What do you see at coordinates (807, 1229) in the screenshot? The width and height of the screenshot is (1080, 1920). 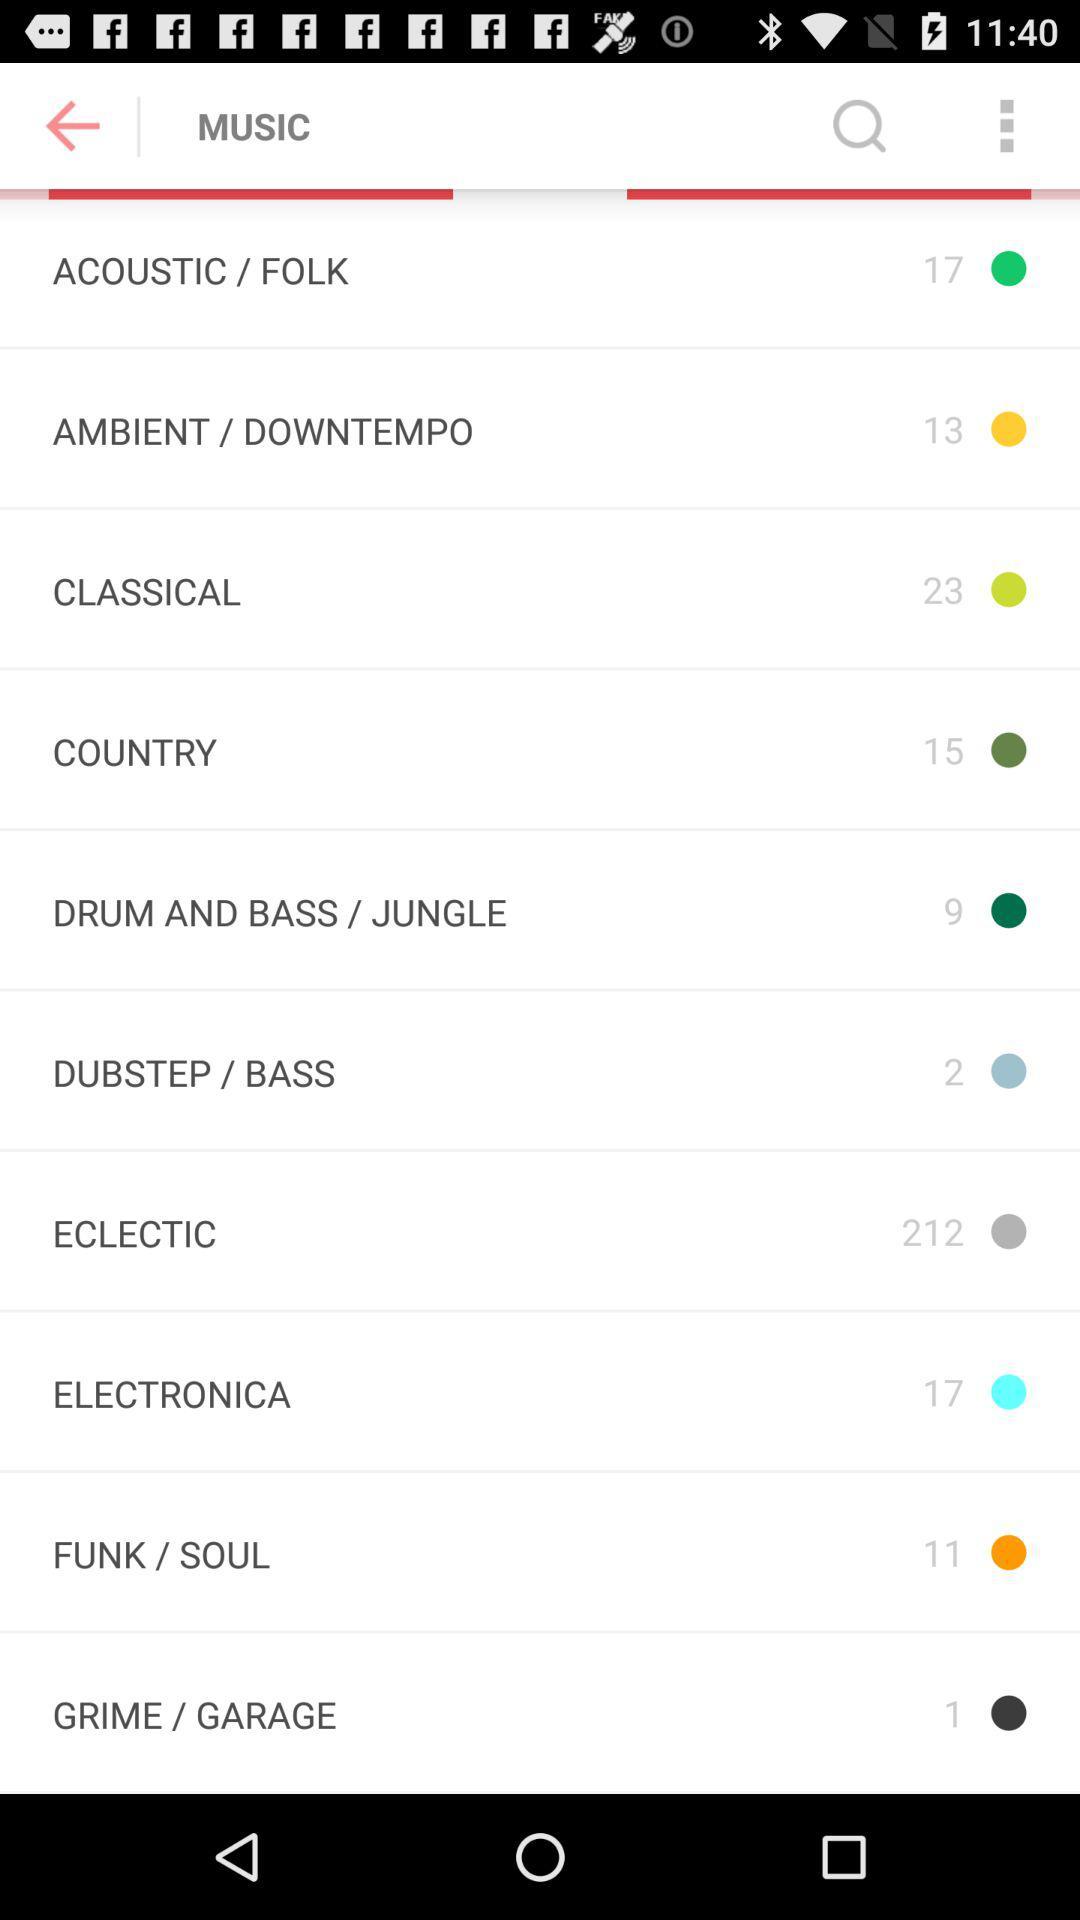 I see `212 icon` at bounding box center [807, 1229].